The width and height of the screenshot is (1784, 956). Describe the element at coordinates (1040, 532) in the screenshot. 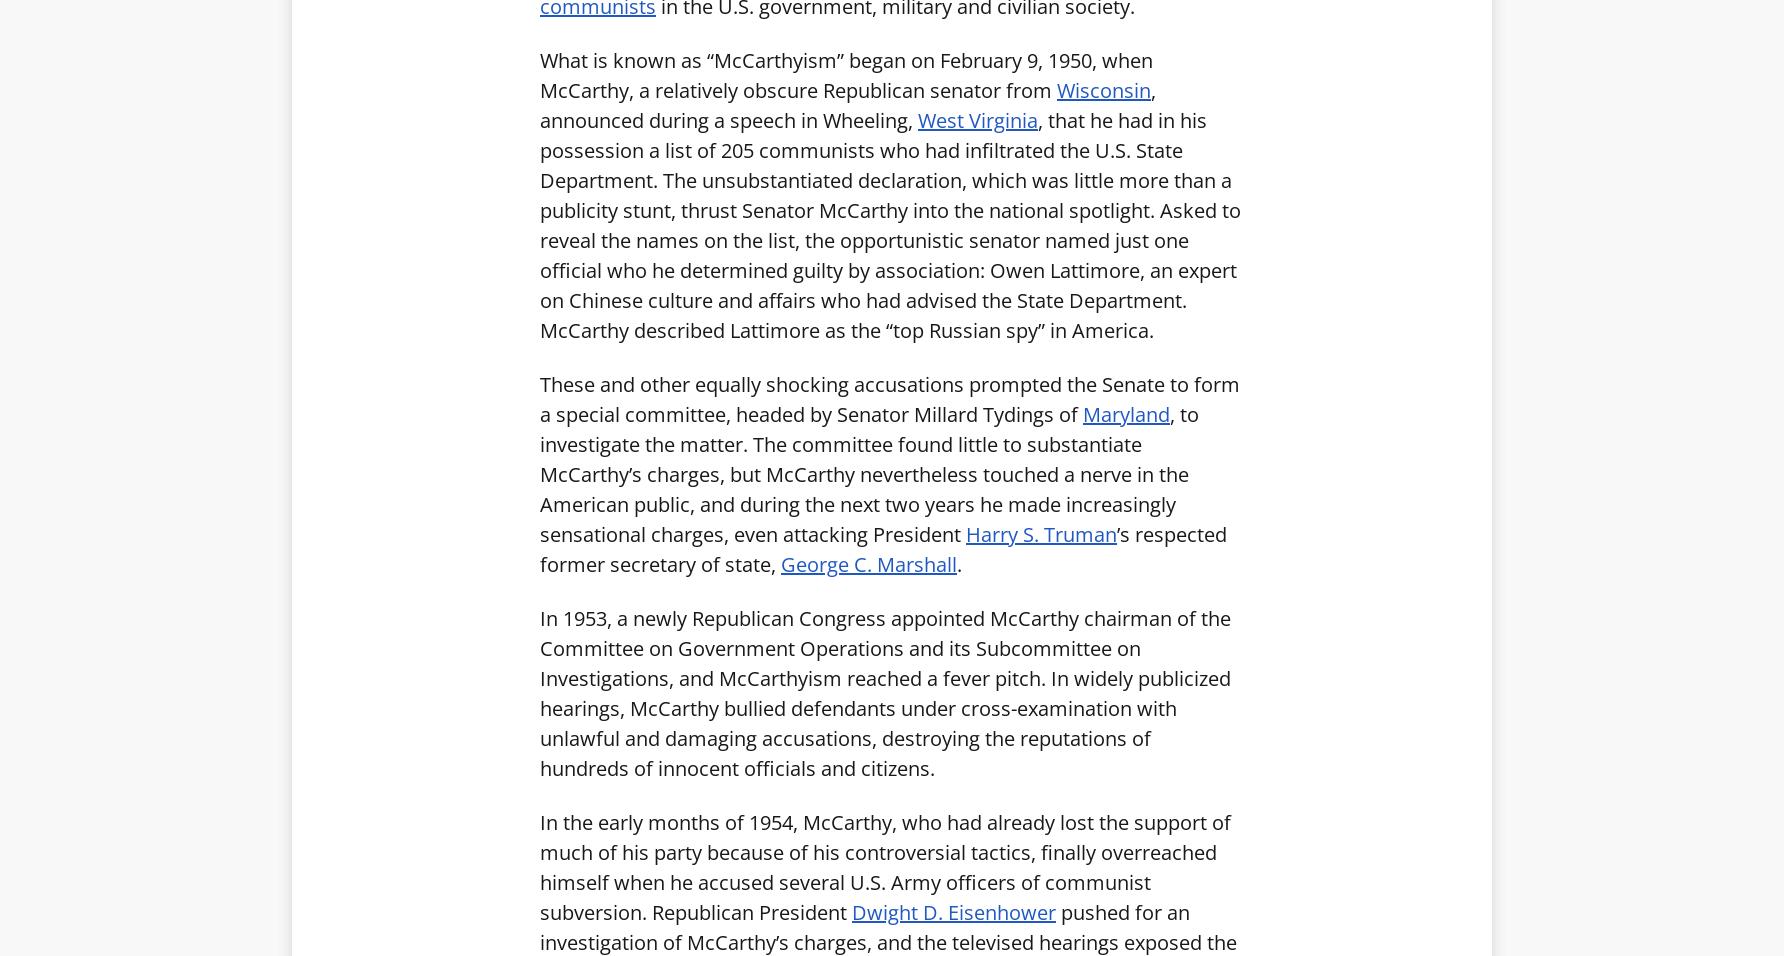

I see `'Harry S. Truman'` at that location.